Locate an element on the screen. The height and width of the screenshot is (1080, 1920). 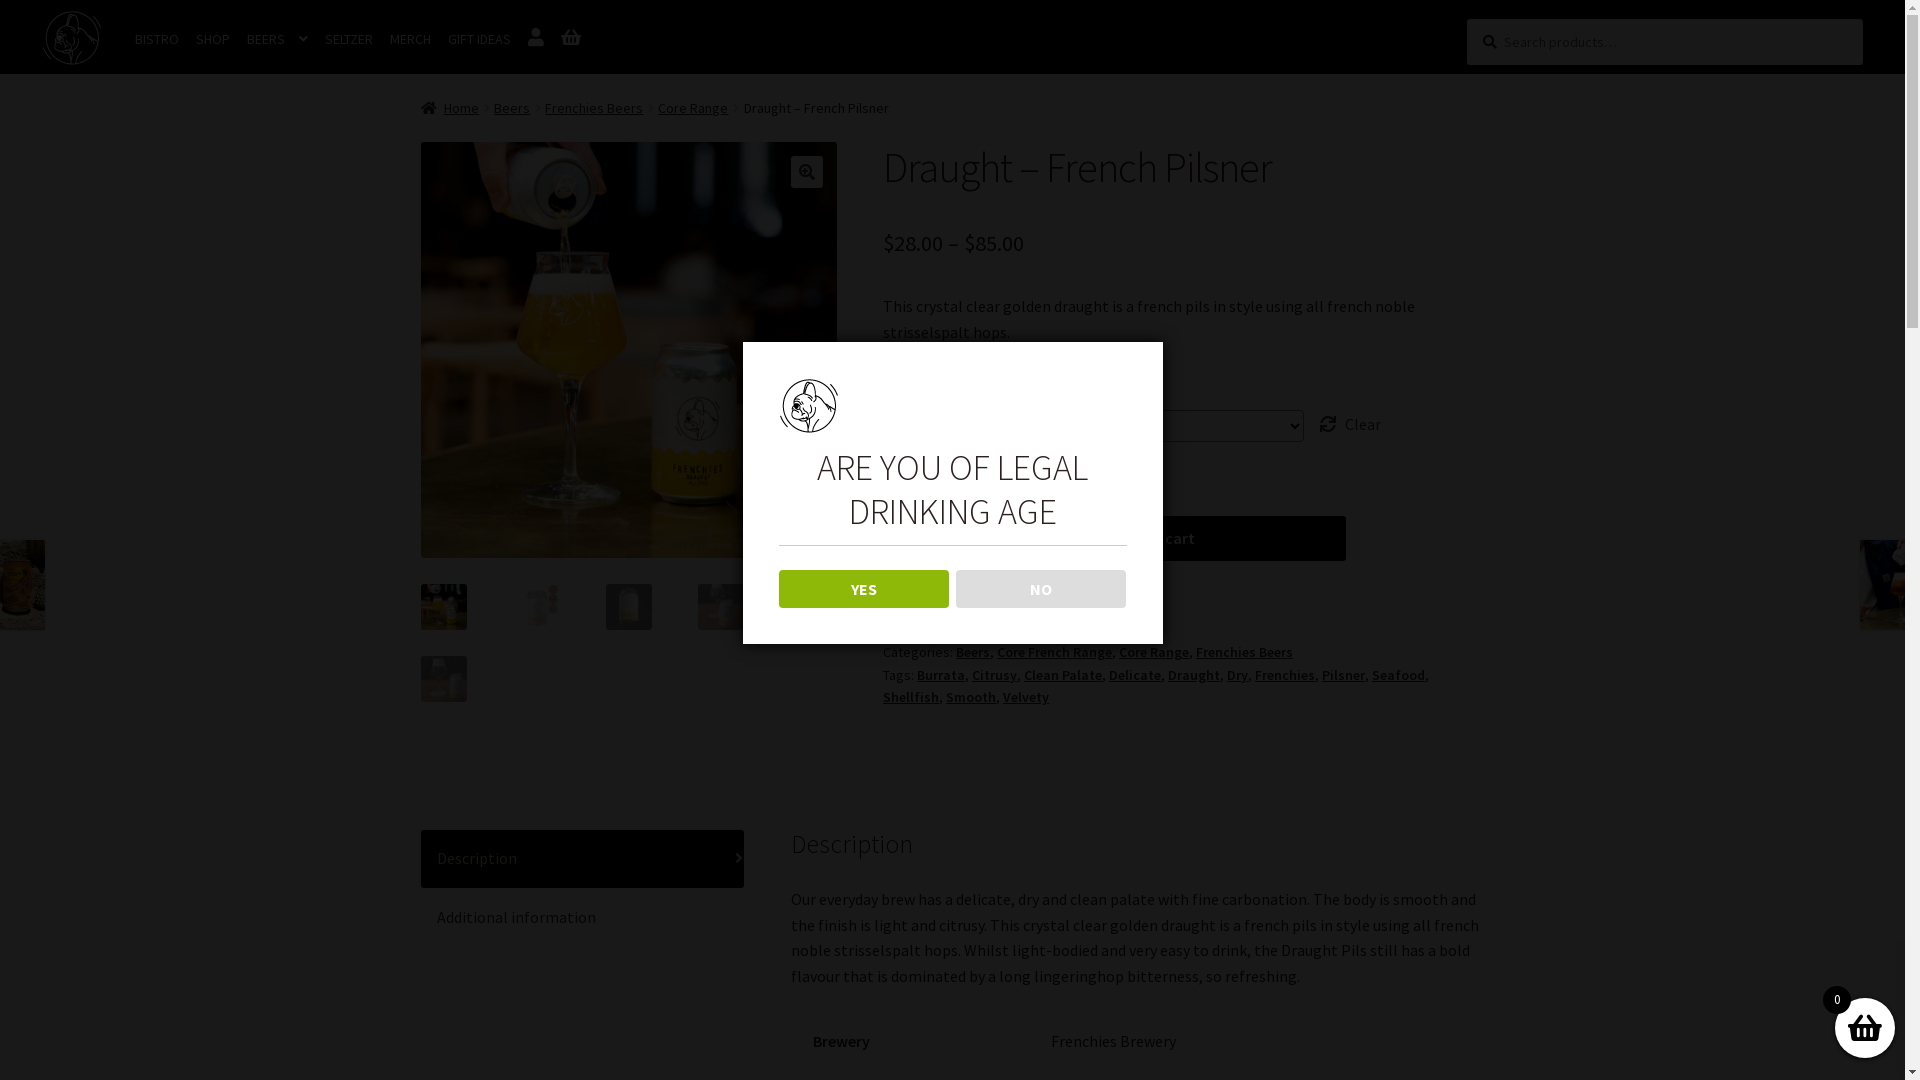
'NO' is located at coordinates (1040, 588).